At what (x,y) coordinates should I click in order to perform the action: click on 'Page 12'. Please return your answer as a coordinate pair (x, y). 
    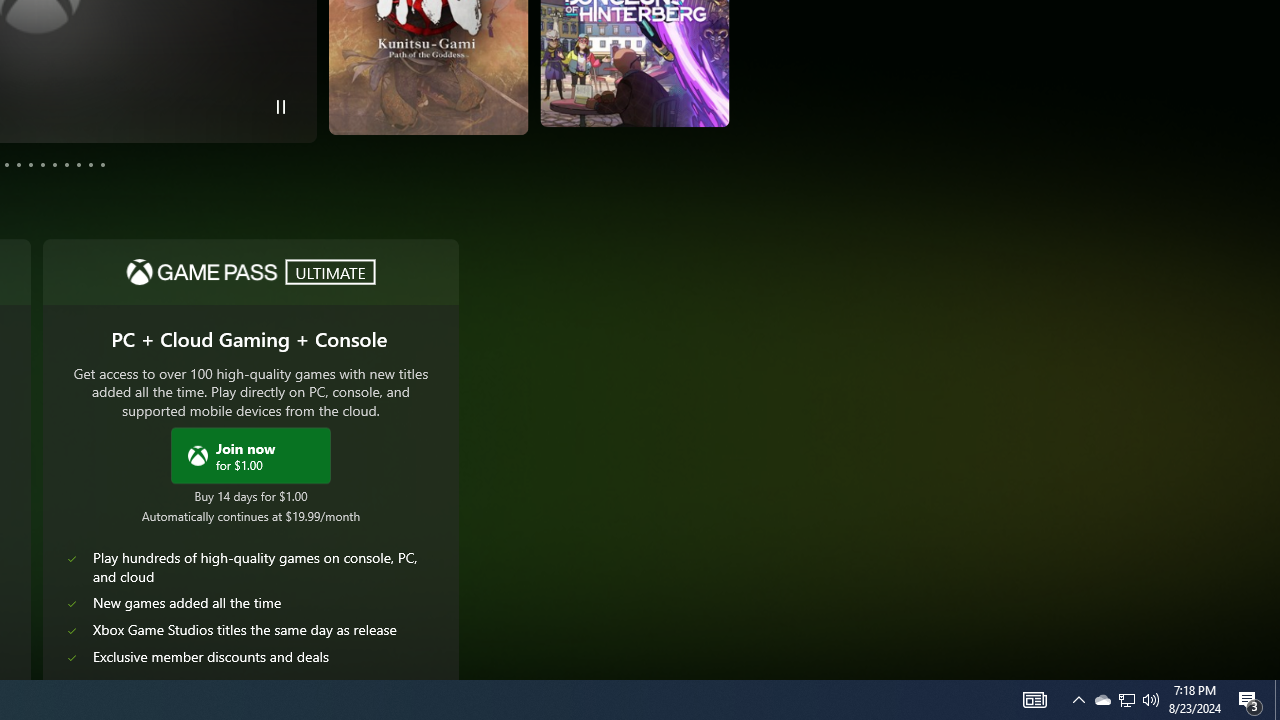
    Looking at the image, I should click on (102, 163).